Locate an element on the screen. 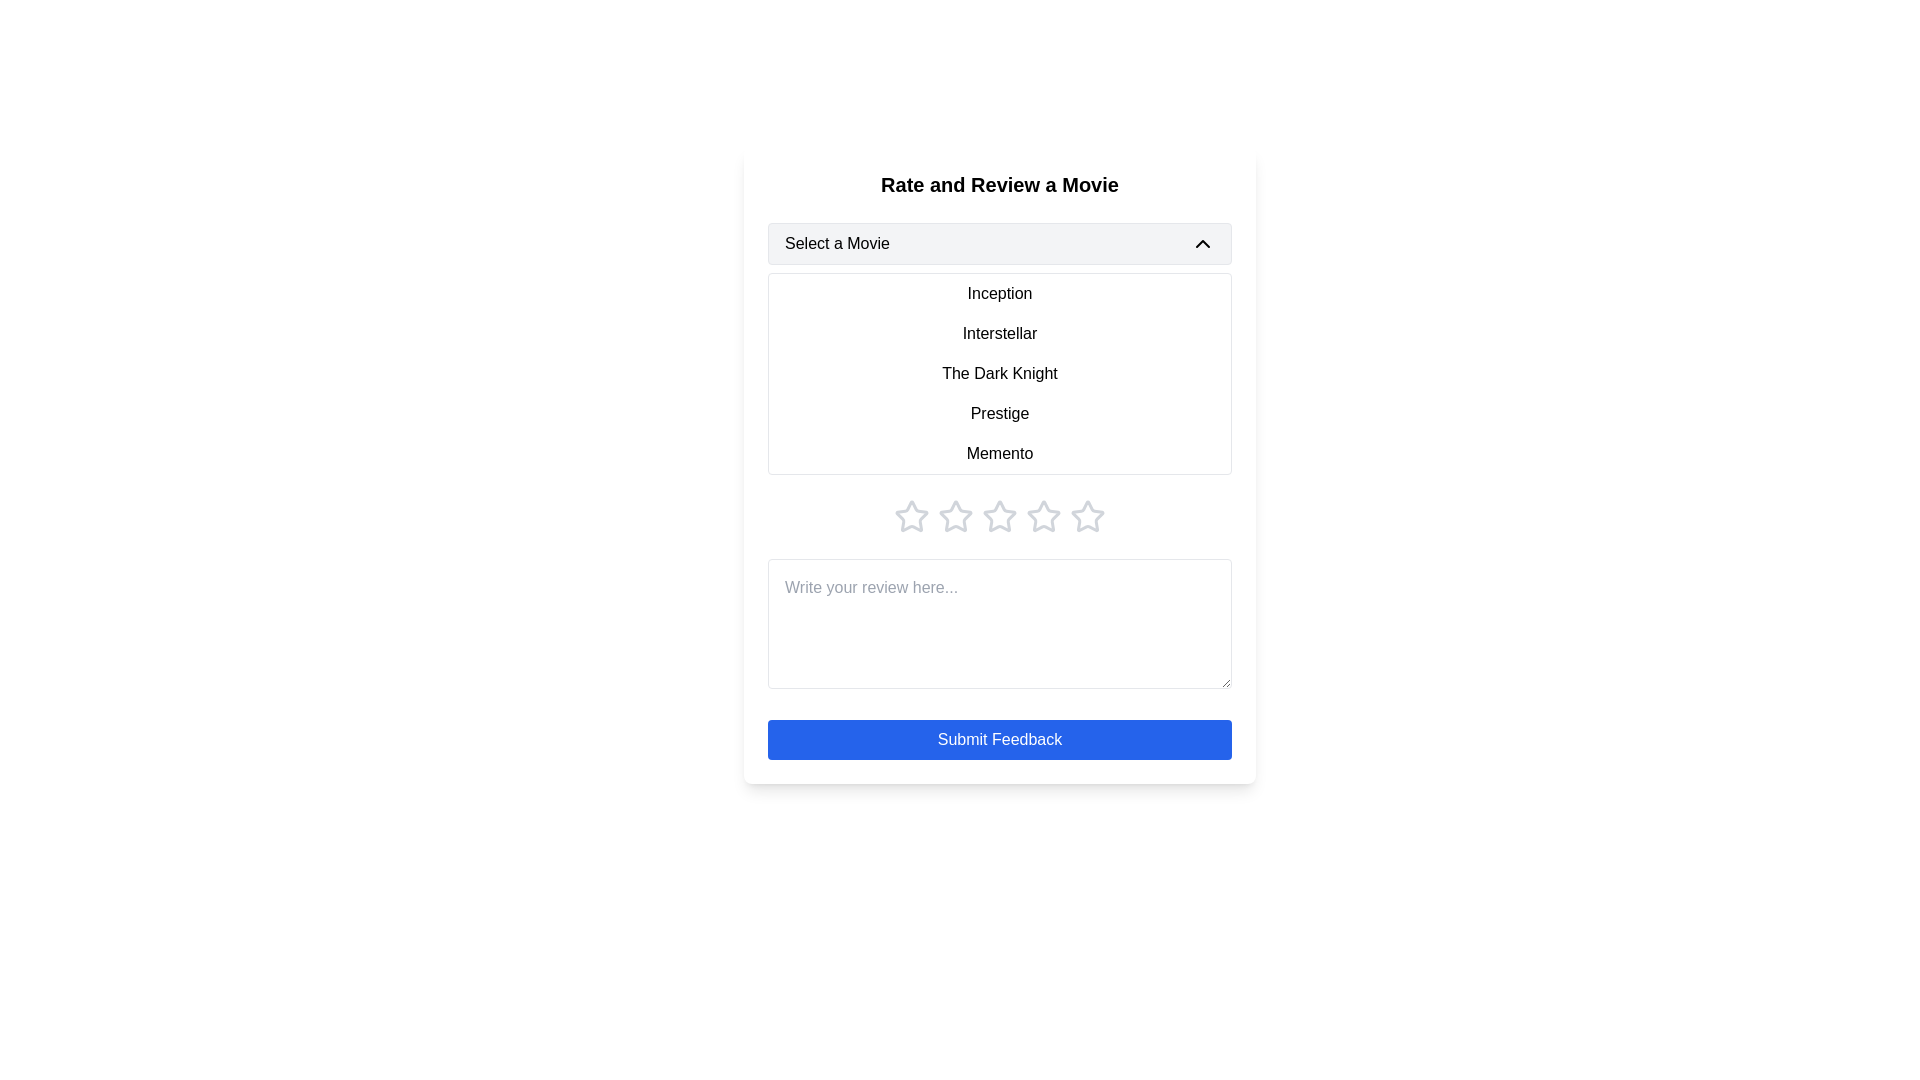  the fifth star icon in the rating system is located at coordinates (1087, 515).